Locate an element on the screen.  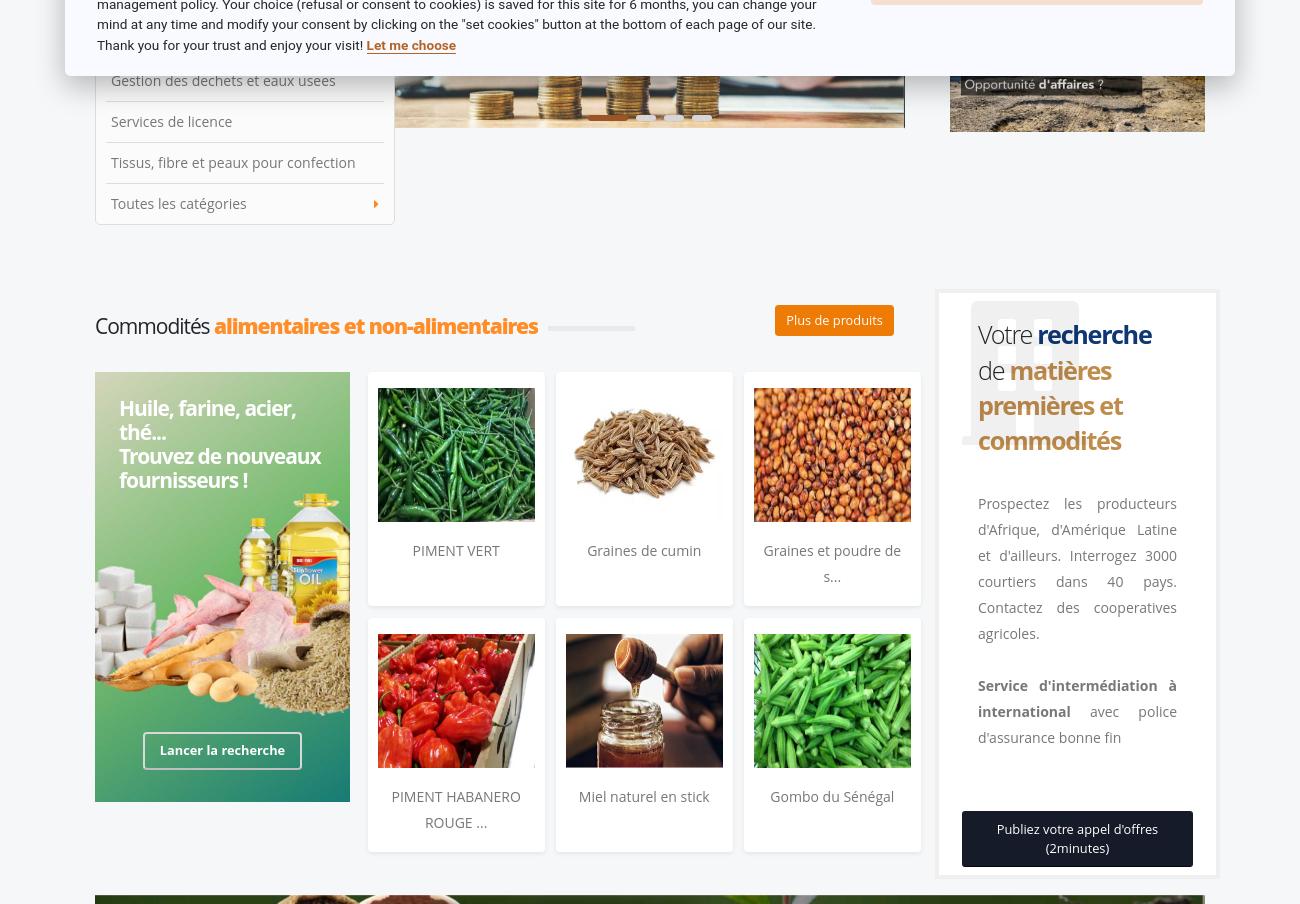
'Miel naturel en stick' is located at coordinates (576, 794).